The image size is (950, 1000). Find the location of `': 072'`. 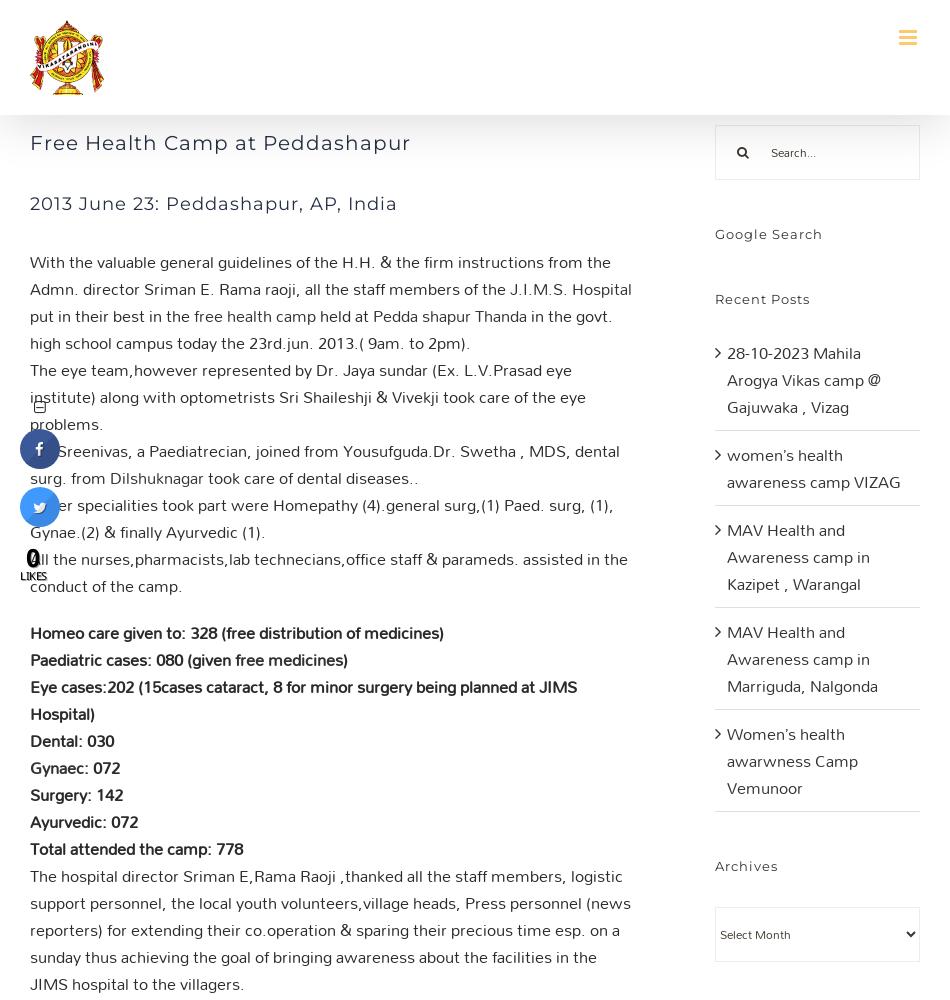

': 072' is located at coordinates (102, 767).